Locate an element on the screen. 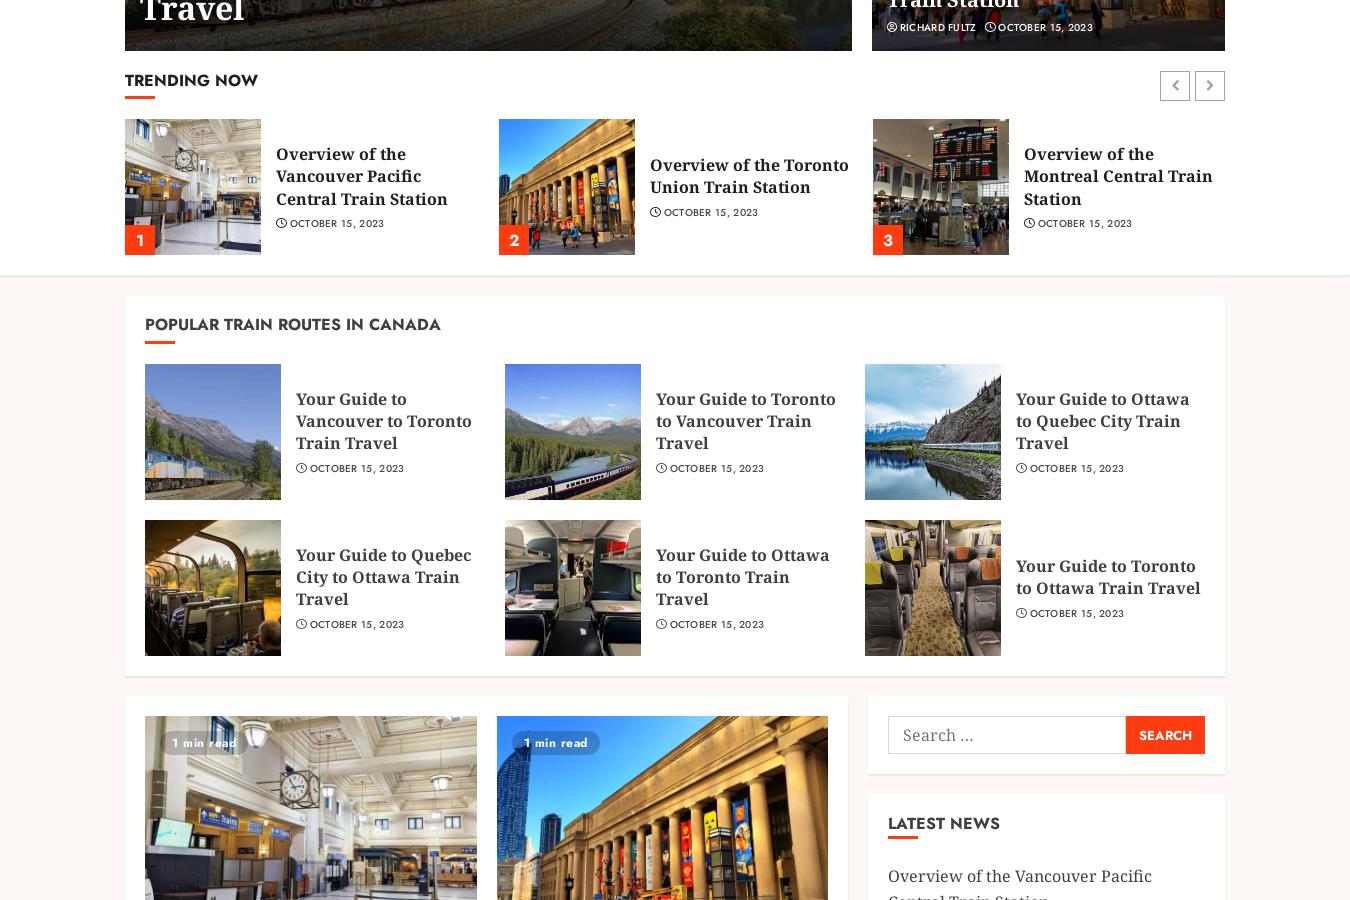 This screenshot has width=1350, height=900. 'Your Guide to Ottawa to Toronto Train Travel' is located at coordinates (740, 576).